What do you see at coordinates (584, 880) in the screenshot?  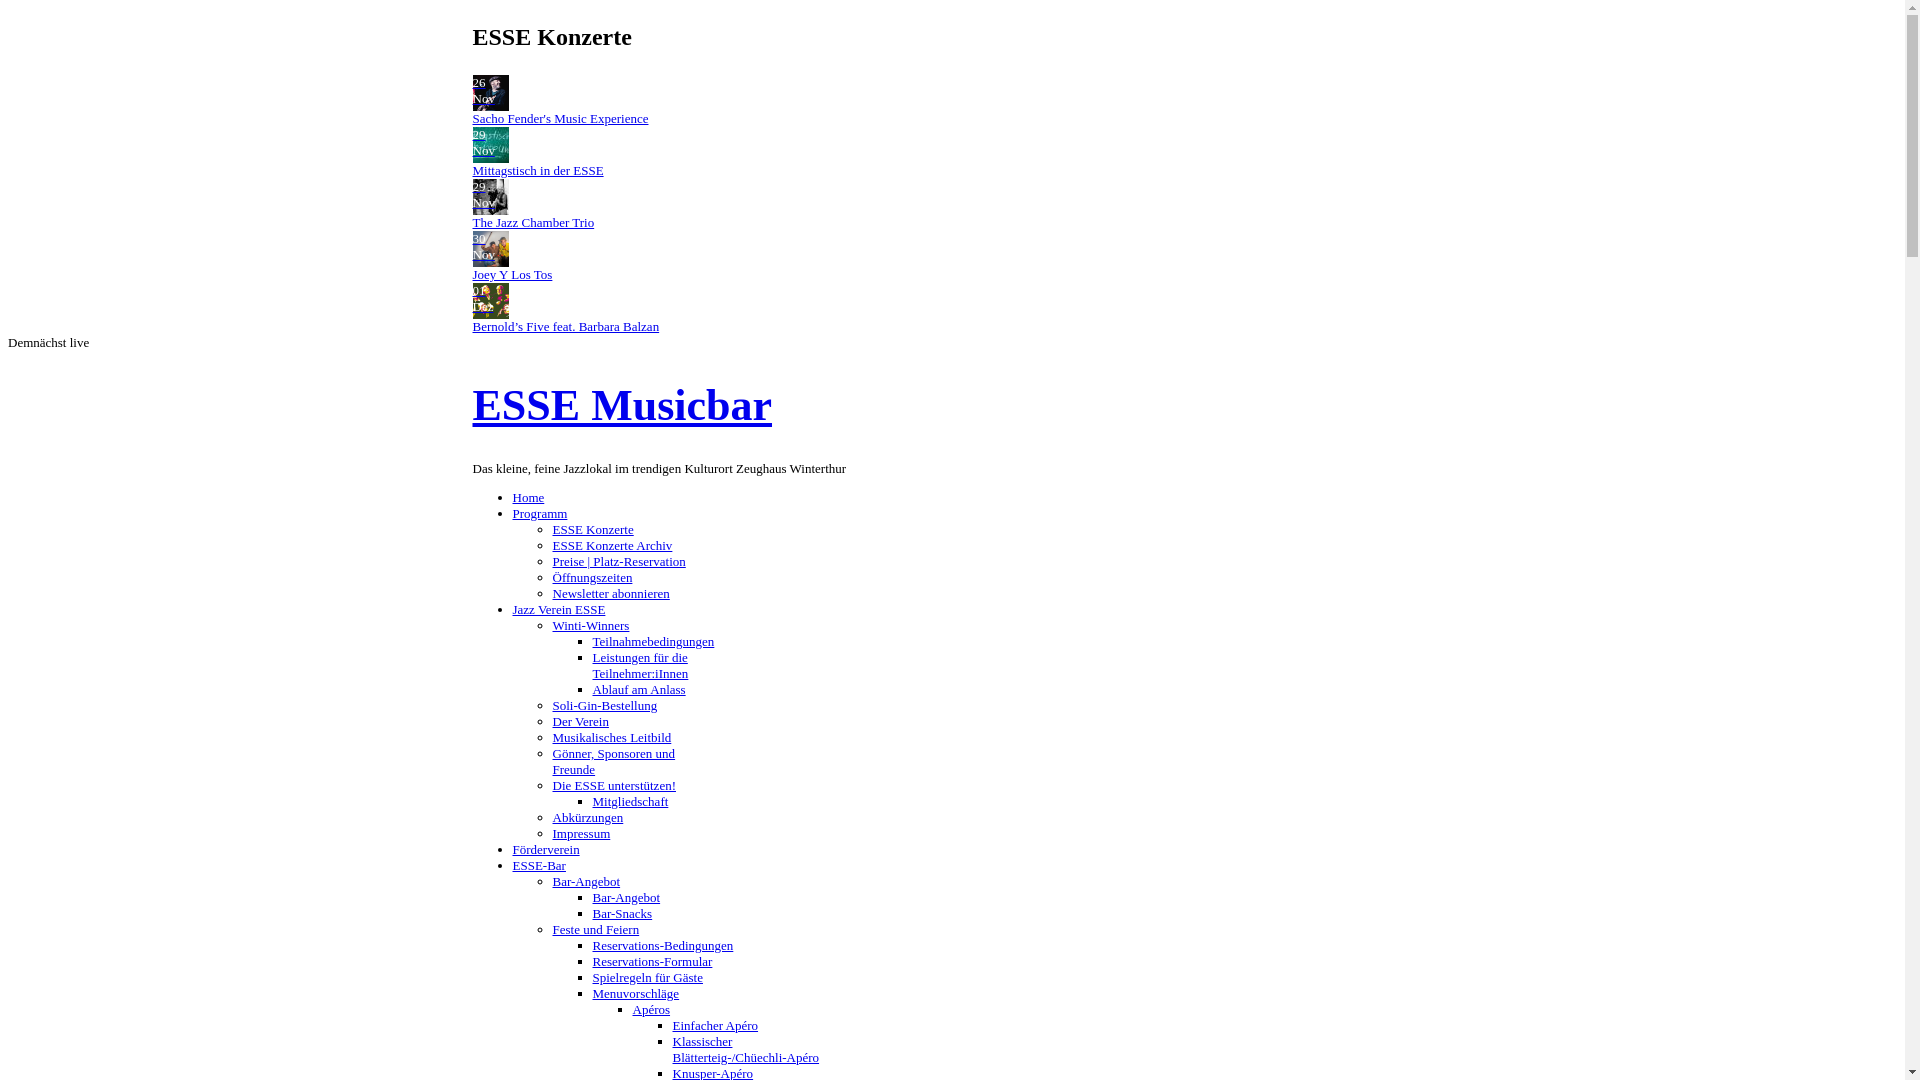 I see `'Bar-Angebot'` at bounding box center [584, 880].